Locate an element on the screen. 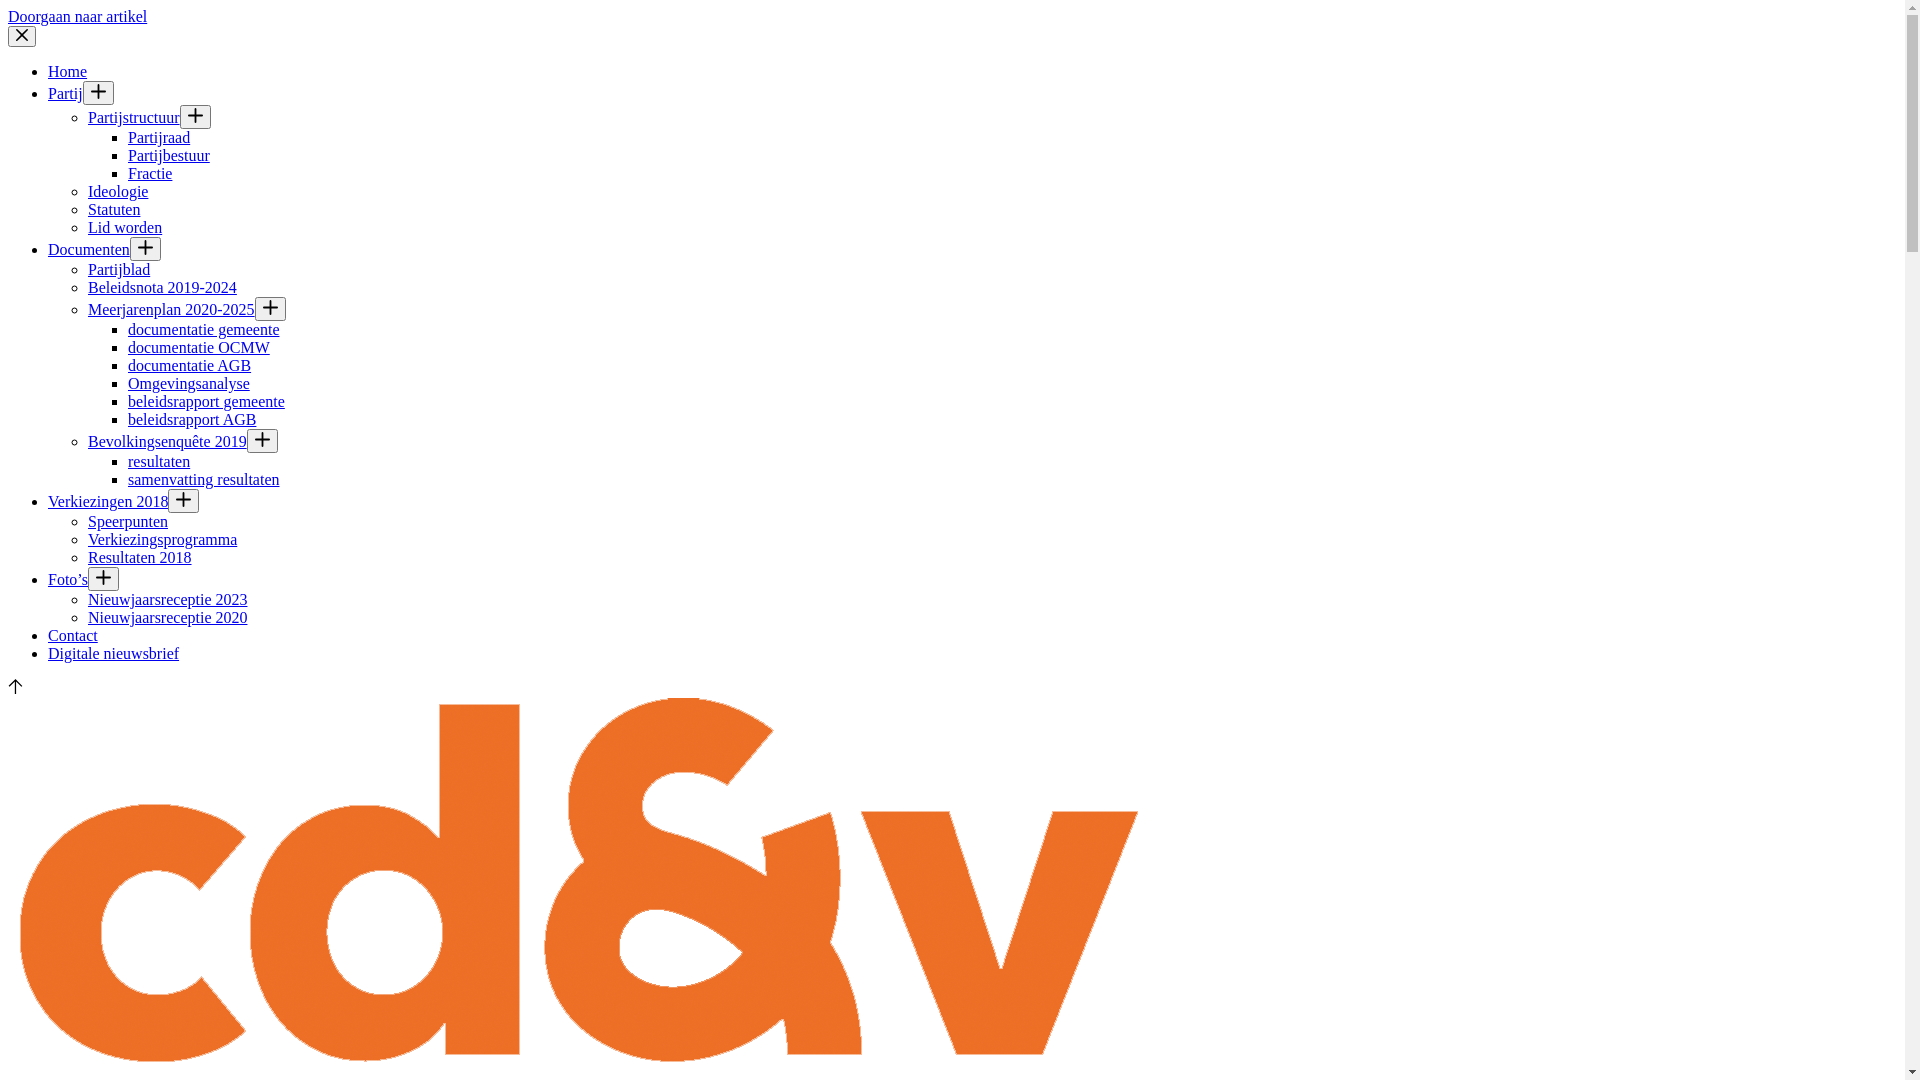 The image size is (1920, 1080). 'beleidsrapport AGB' is located at coordinates (192, 418).